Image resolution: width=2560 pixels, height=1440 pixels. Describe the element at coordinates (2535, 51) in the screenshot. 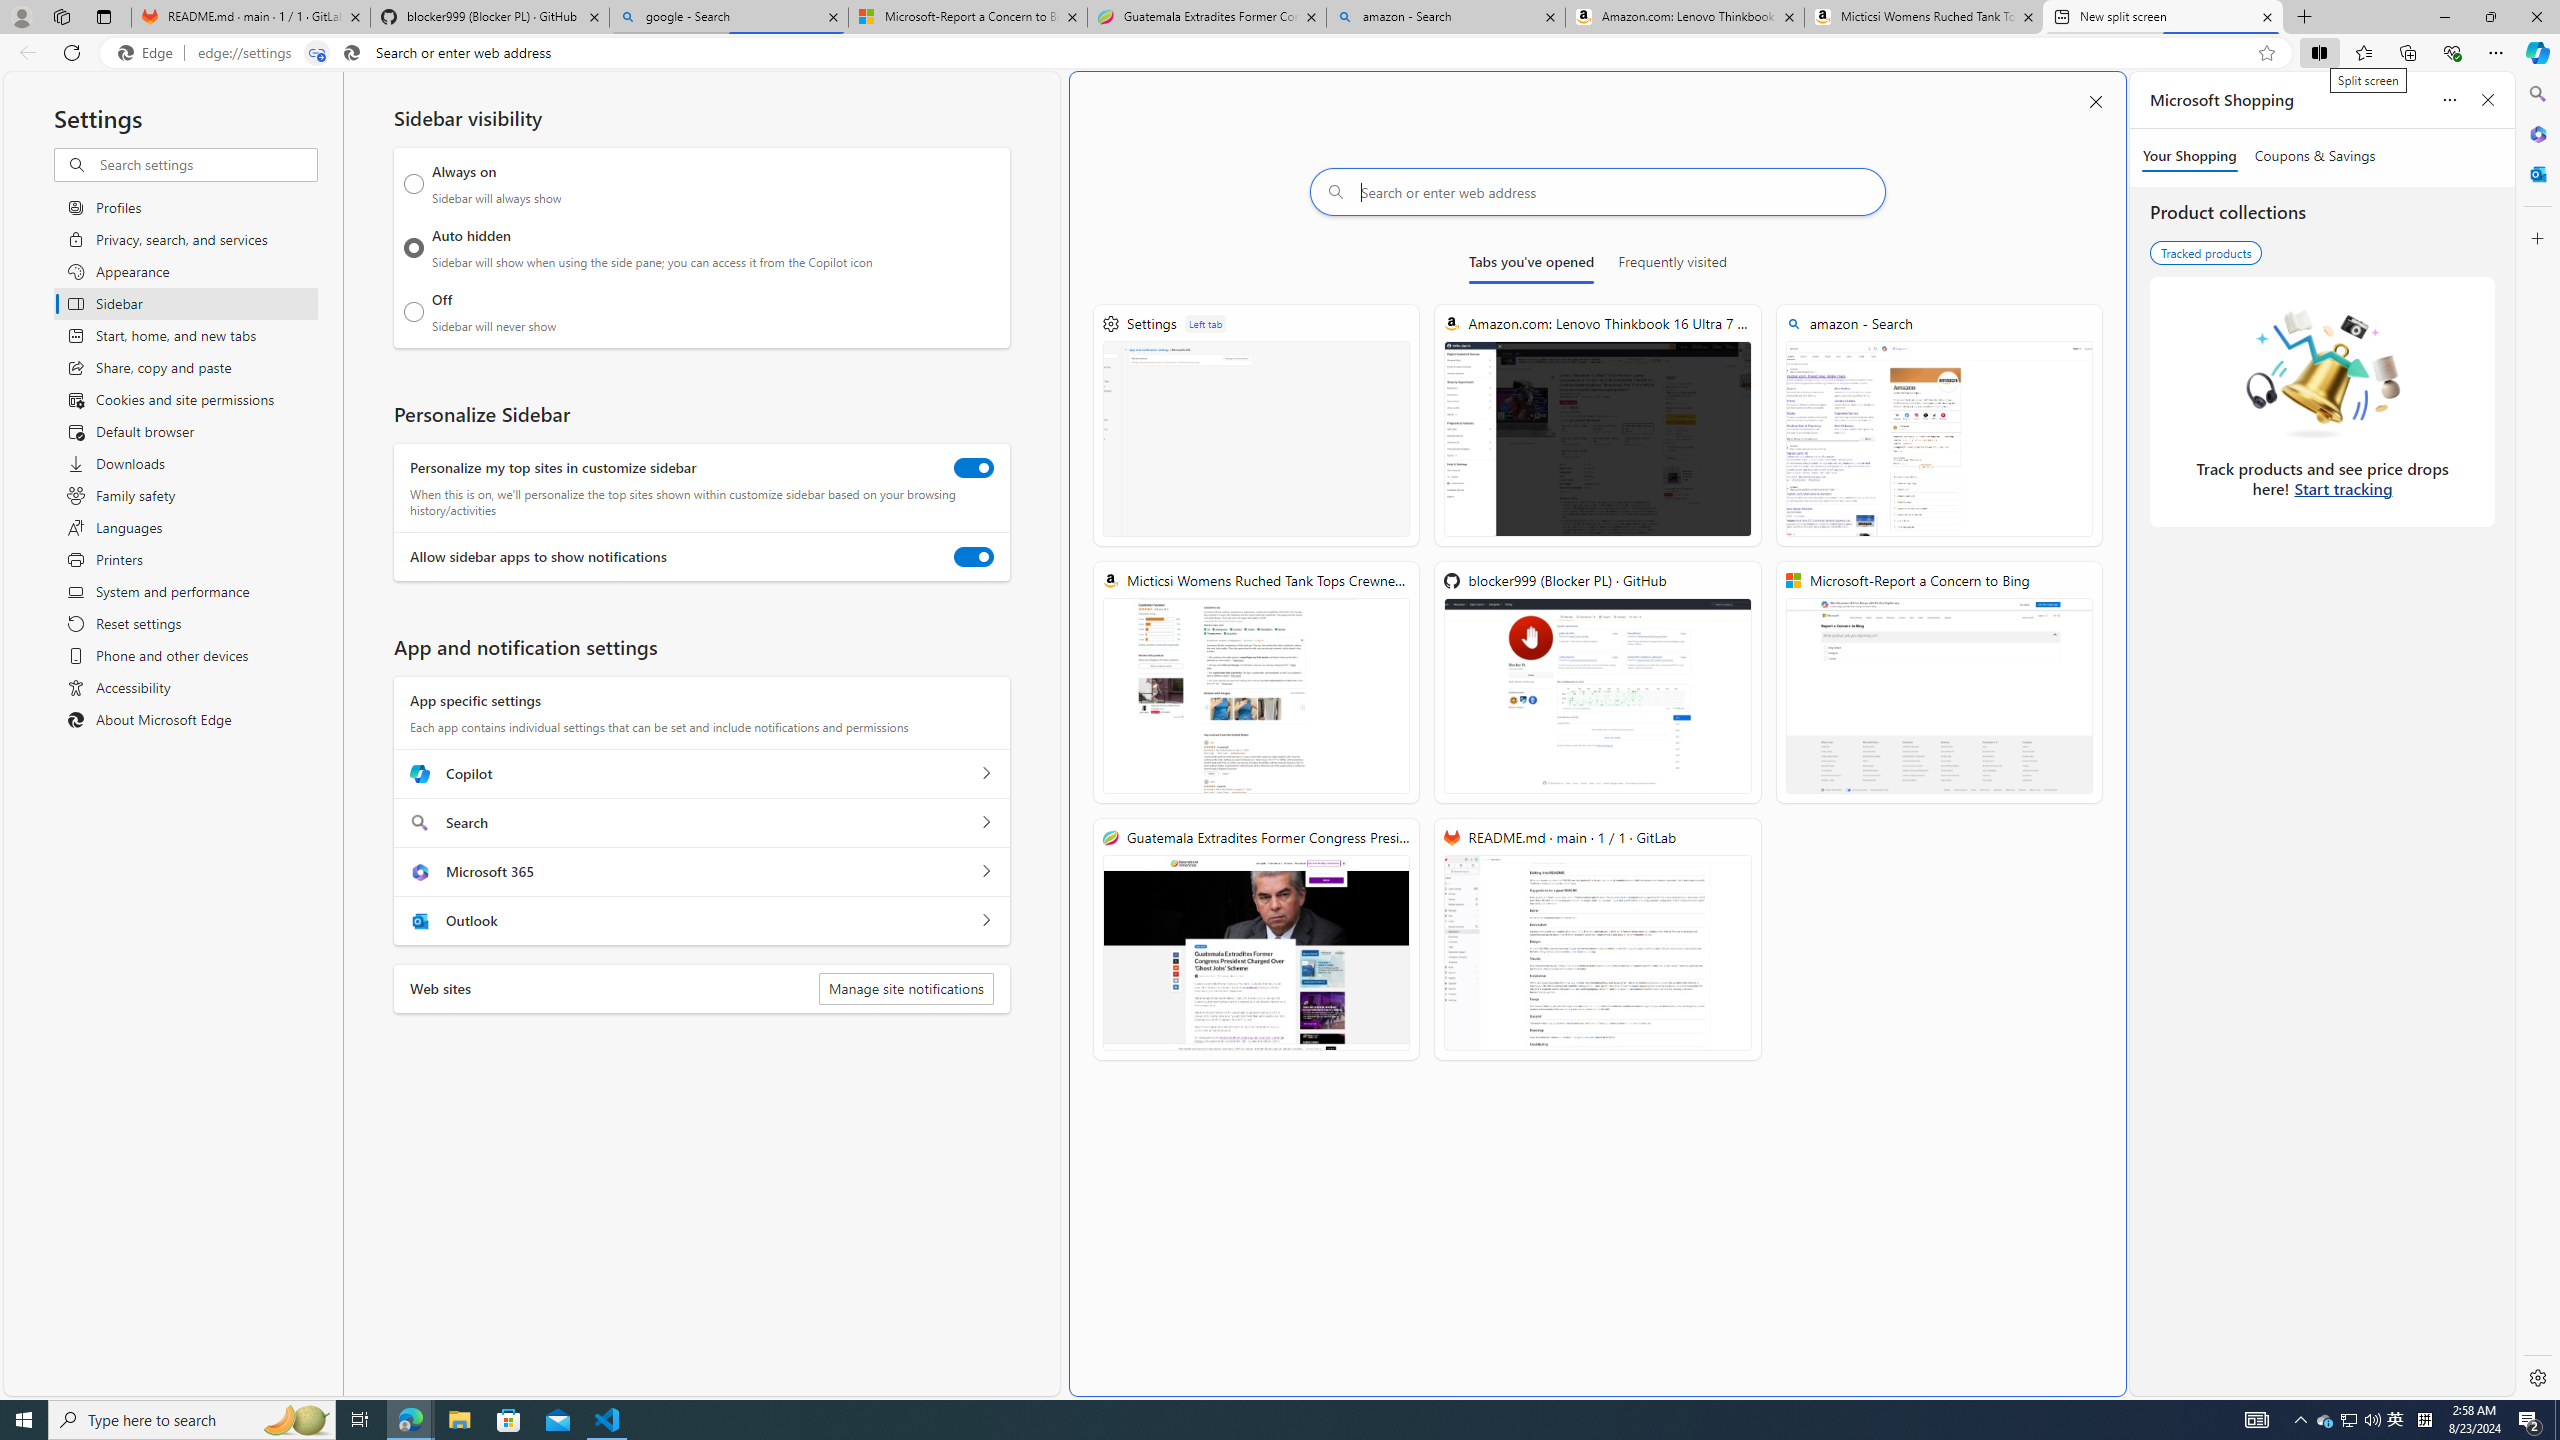

I see `'Copilot (Ctrl+Shift+.)'` at that location.